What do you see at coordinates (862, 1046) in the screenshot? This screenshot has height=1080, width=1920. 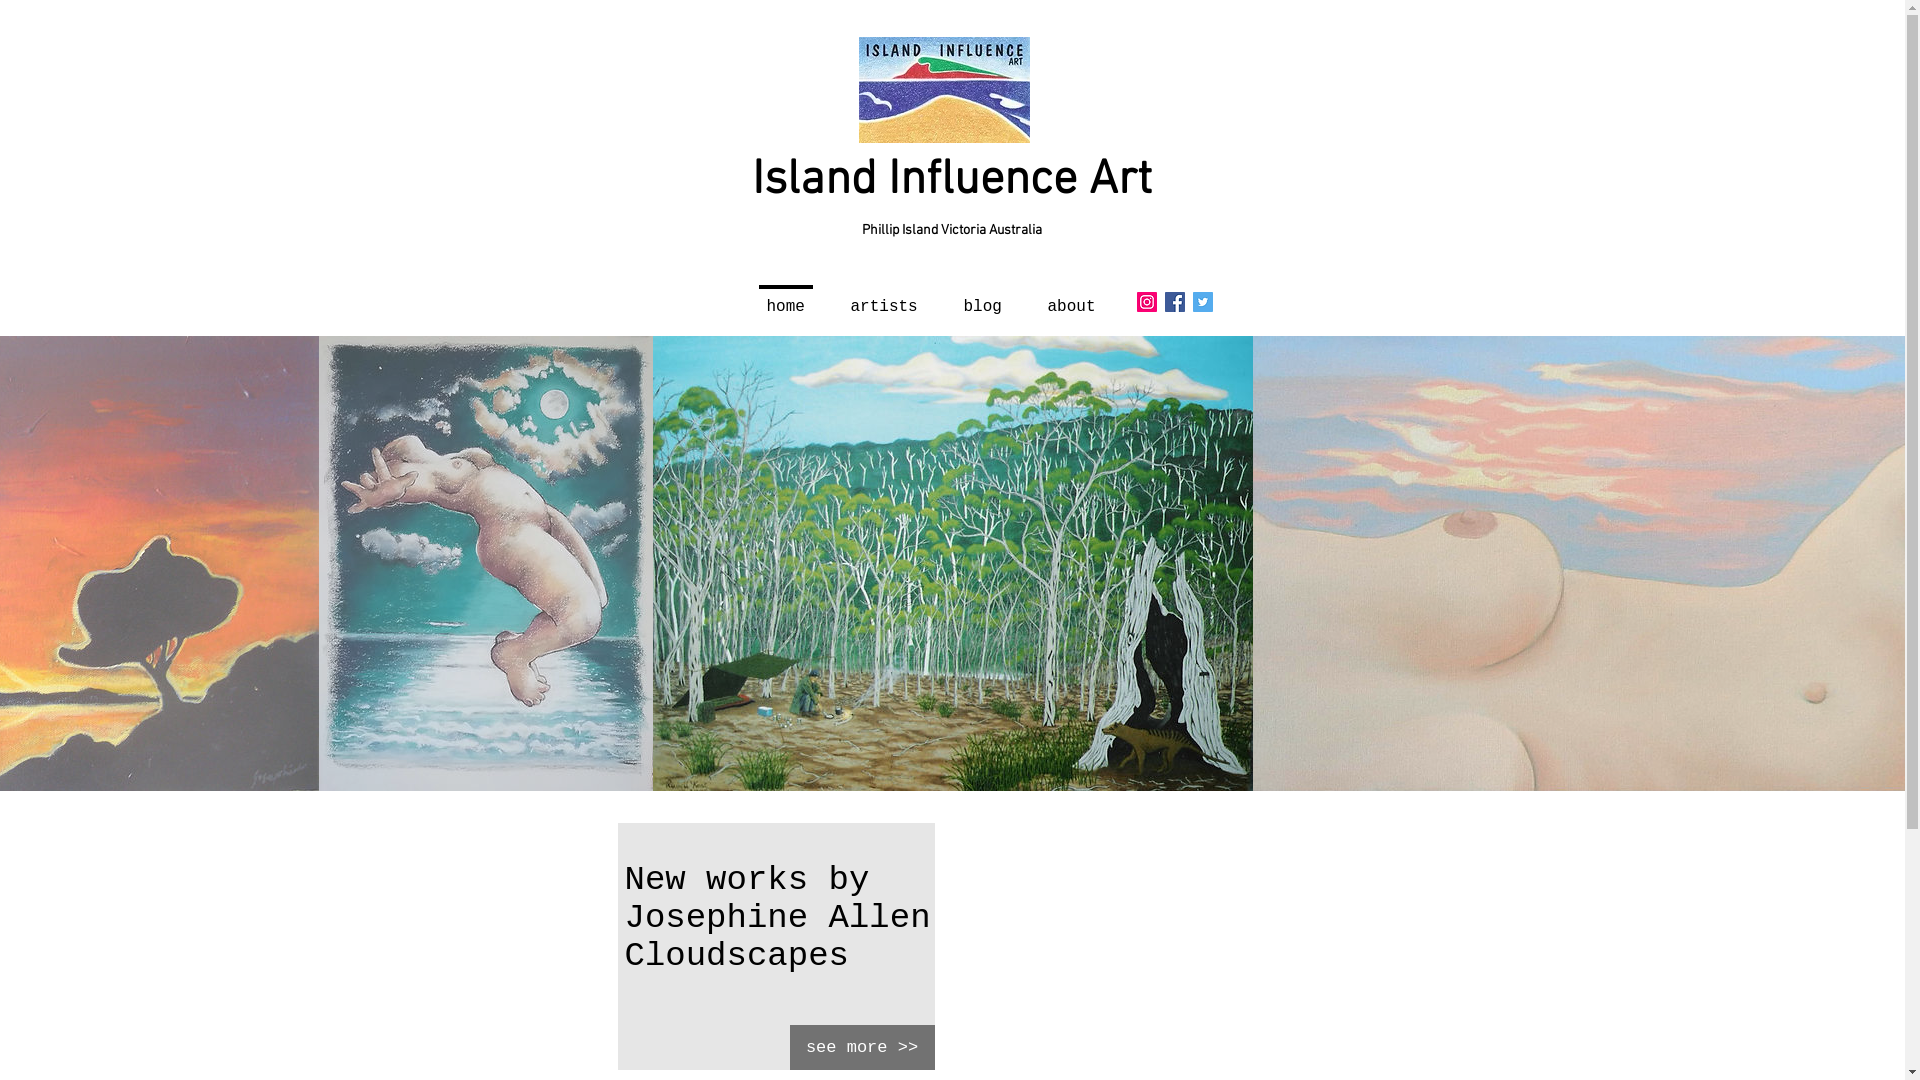 I see `'see more >>'` at bounding box center [862, 1046].